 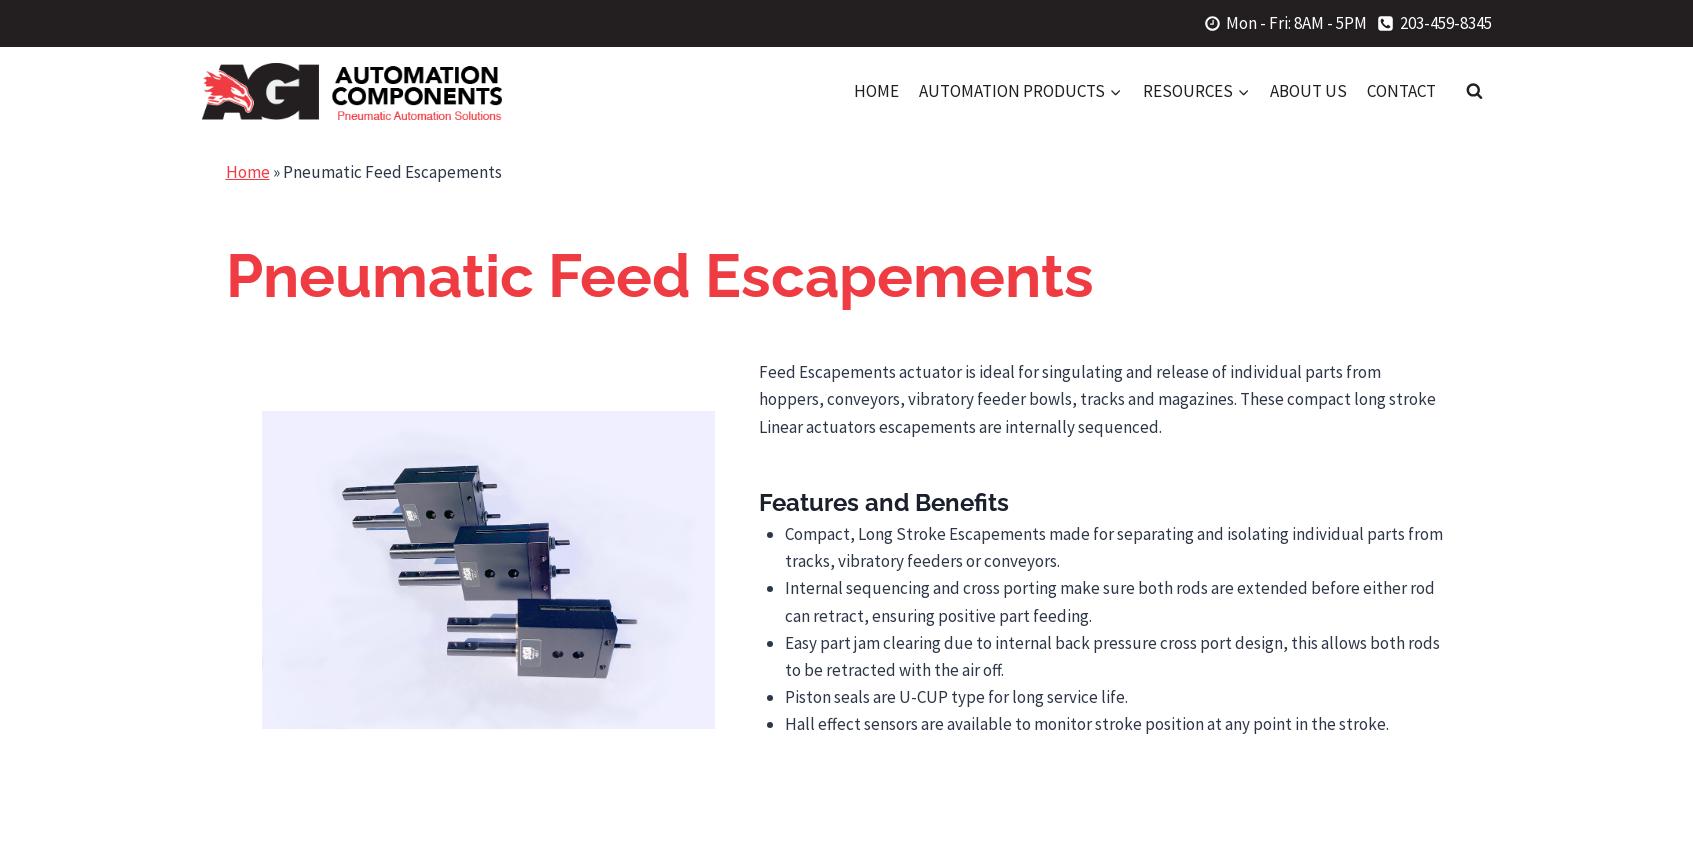 What do you see at coordinates (1401, 89) in the screenshot?
I see `'Contact'` at bounding box center [1401, 89].